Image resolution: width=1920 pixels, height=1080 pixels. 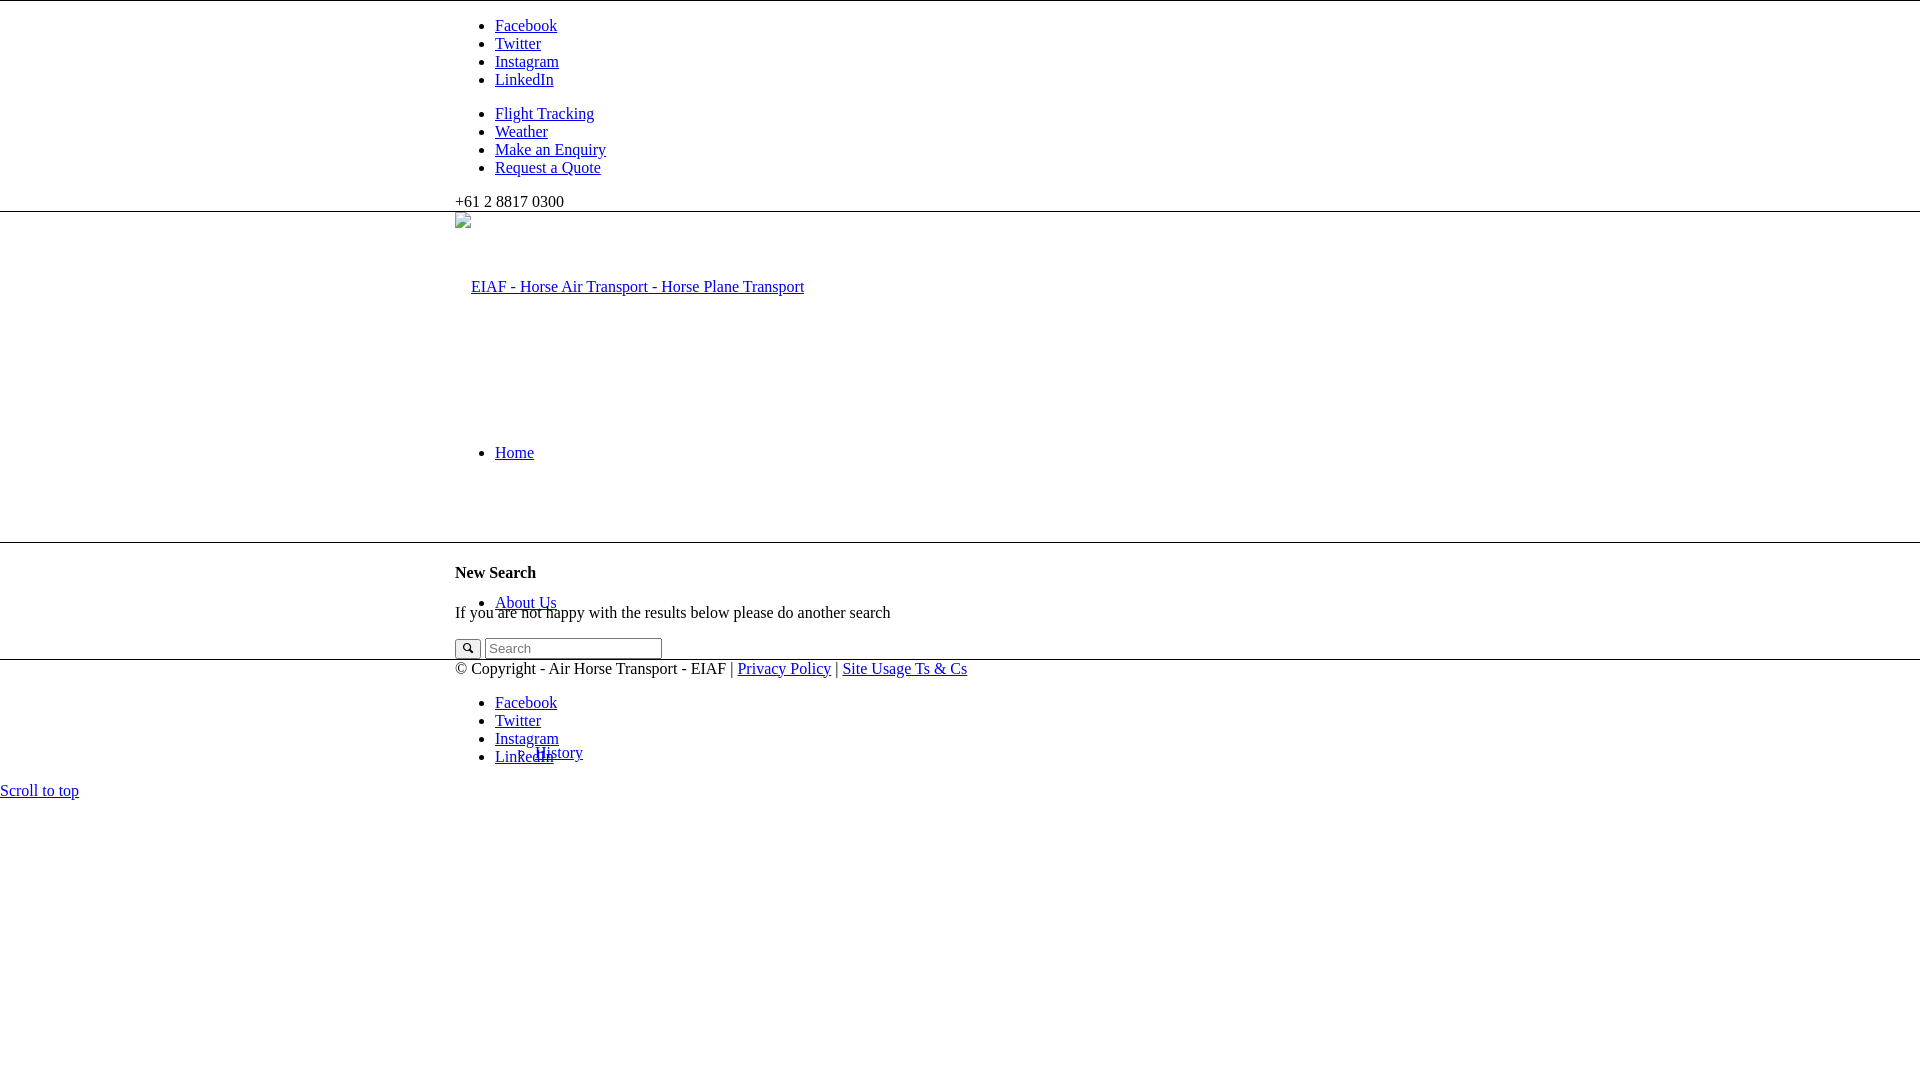 What do you see at coordinates (494, 601) in the screenshot?
I see `'About Us'` at bounding box center [494, 601].